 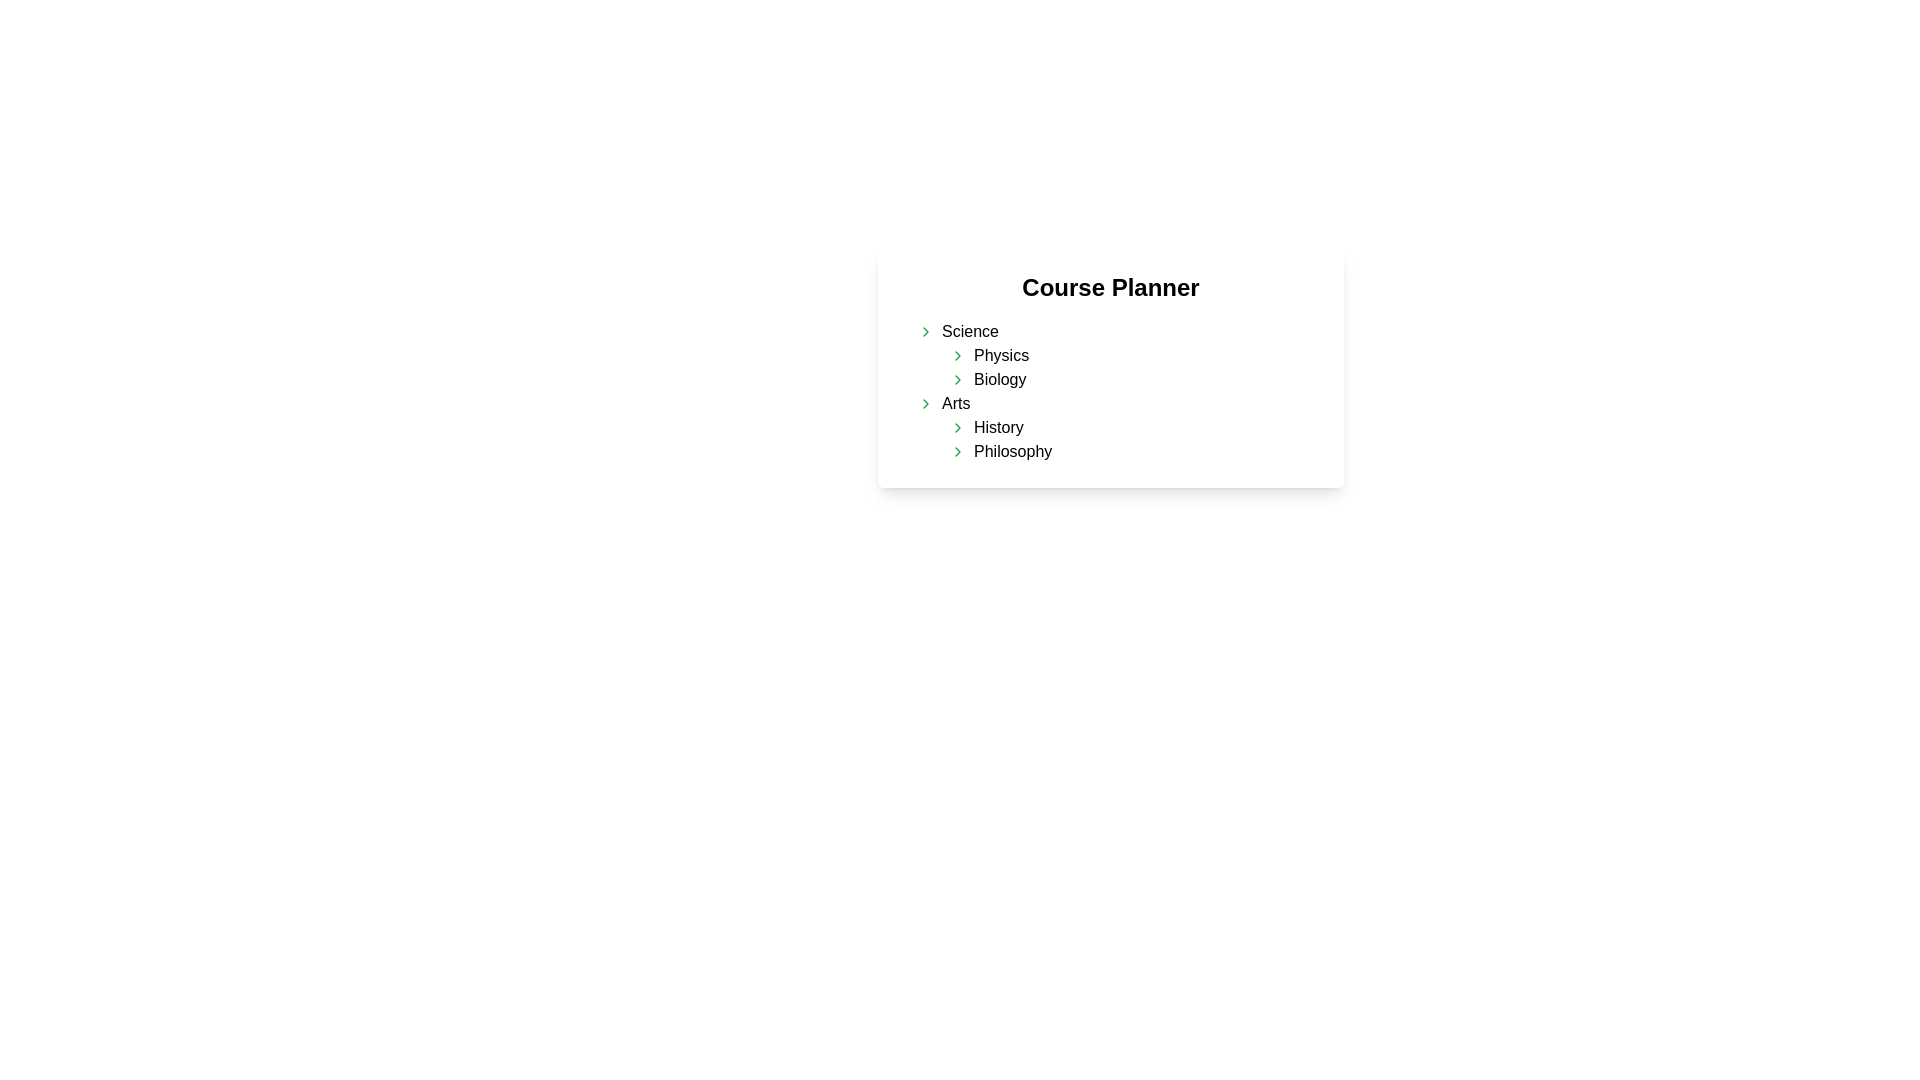 What do you see at coordinates (1000, 380) in the screenshot?
I see `the 'Biology' label located under the 'Science' section of the 'Course Planner', positioned below 'Physics' and to the right of a green chevron icon` at bounding box center [1000, 380].